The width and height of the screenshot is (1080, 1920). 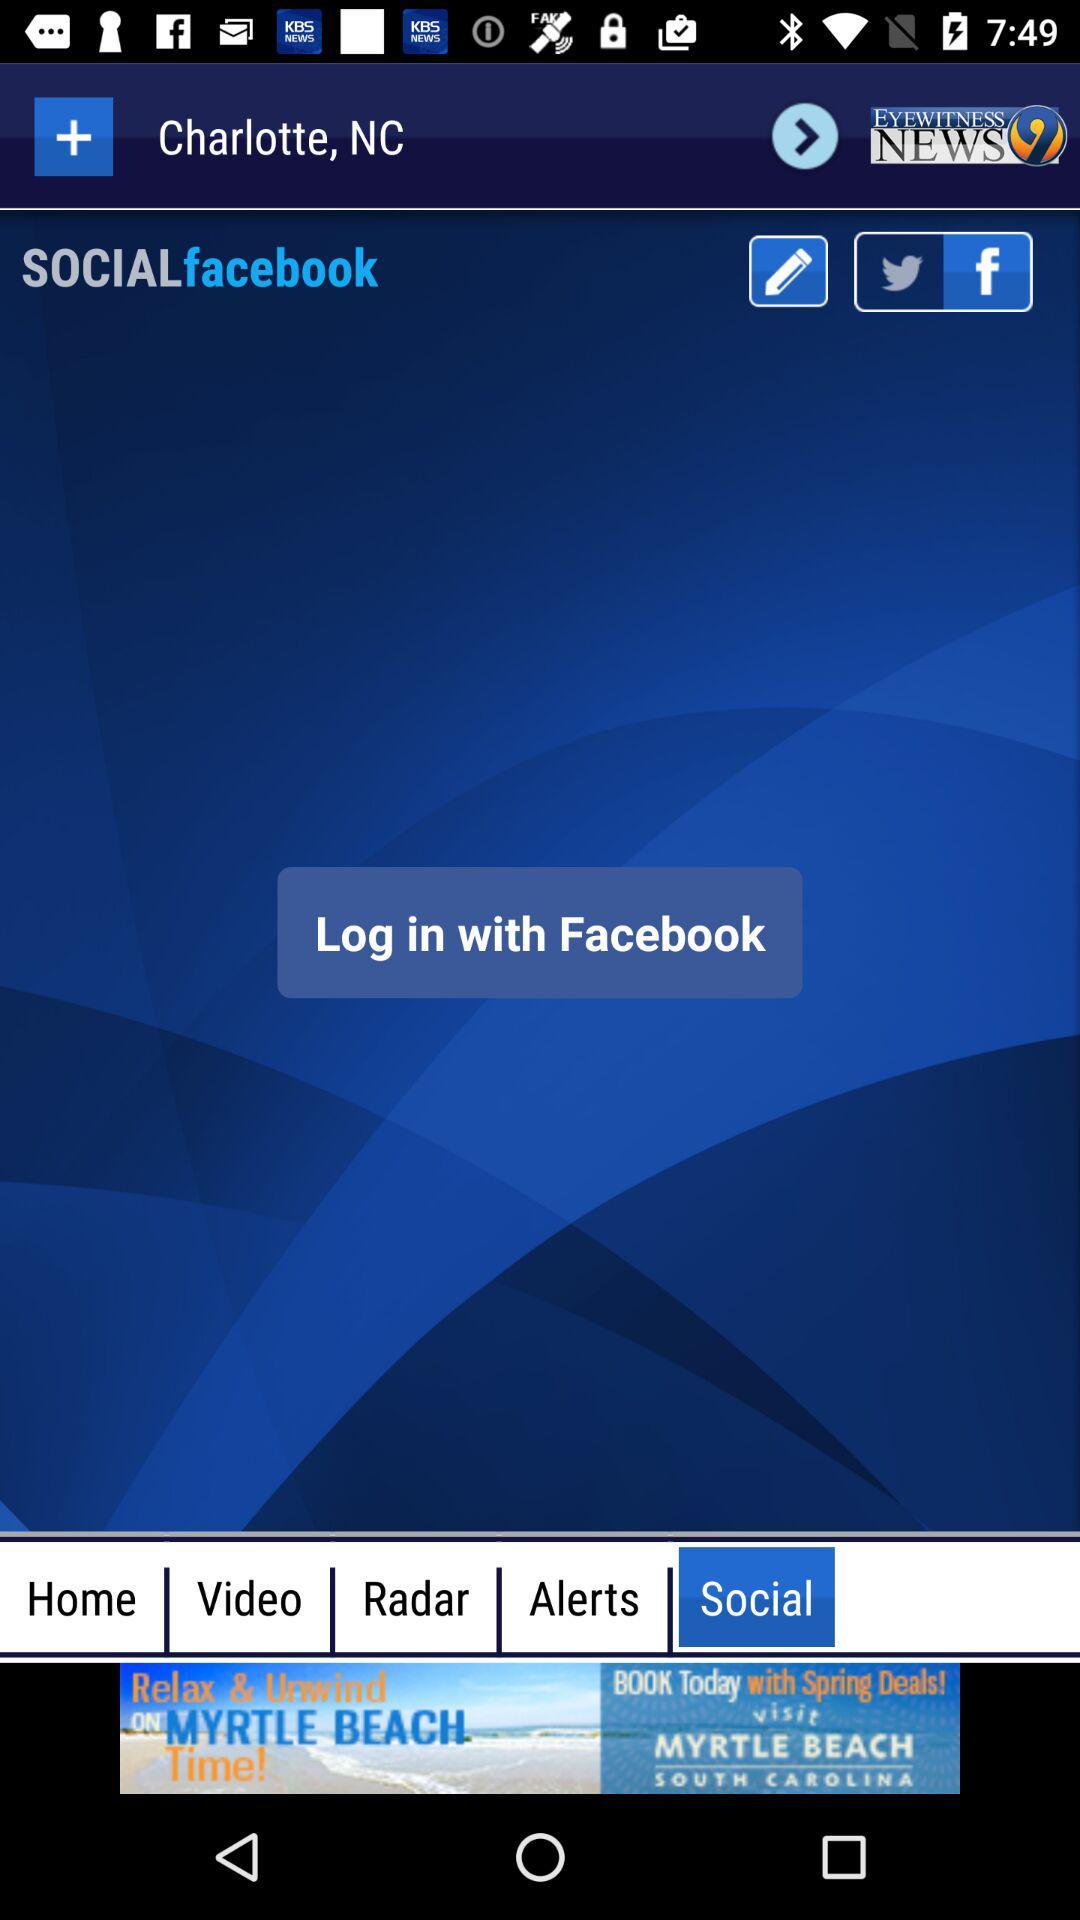 I want to click on the arrow_forward icon, so click(x=804, y=135).